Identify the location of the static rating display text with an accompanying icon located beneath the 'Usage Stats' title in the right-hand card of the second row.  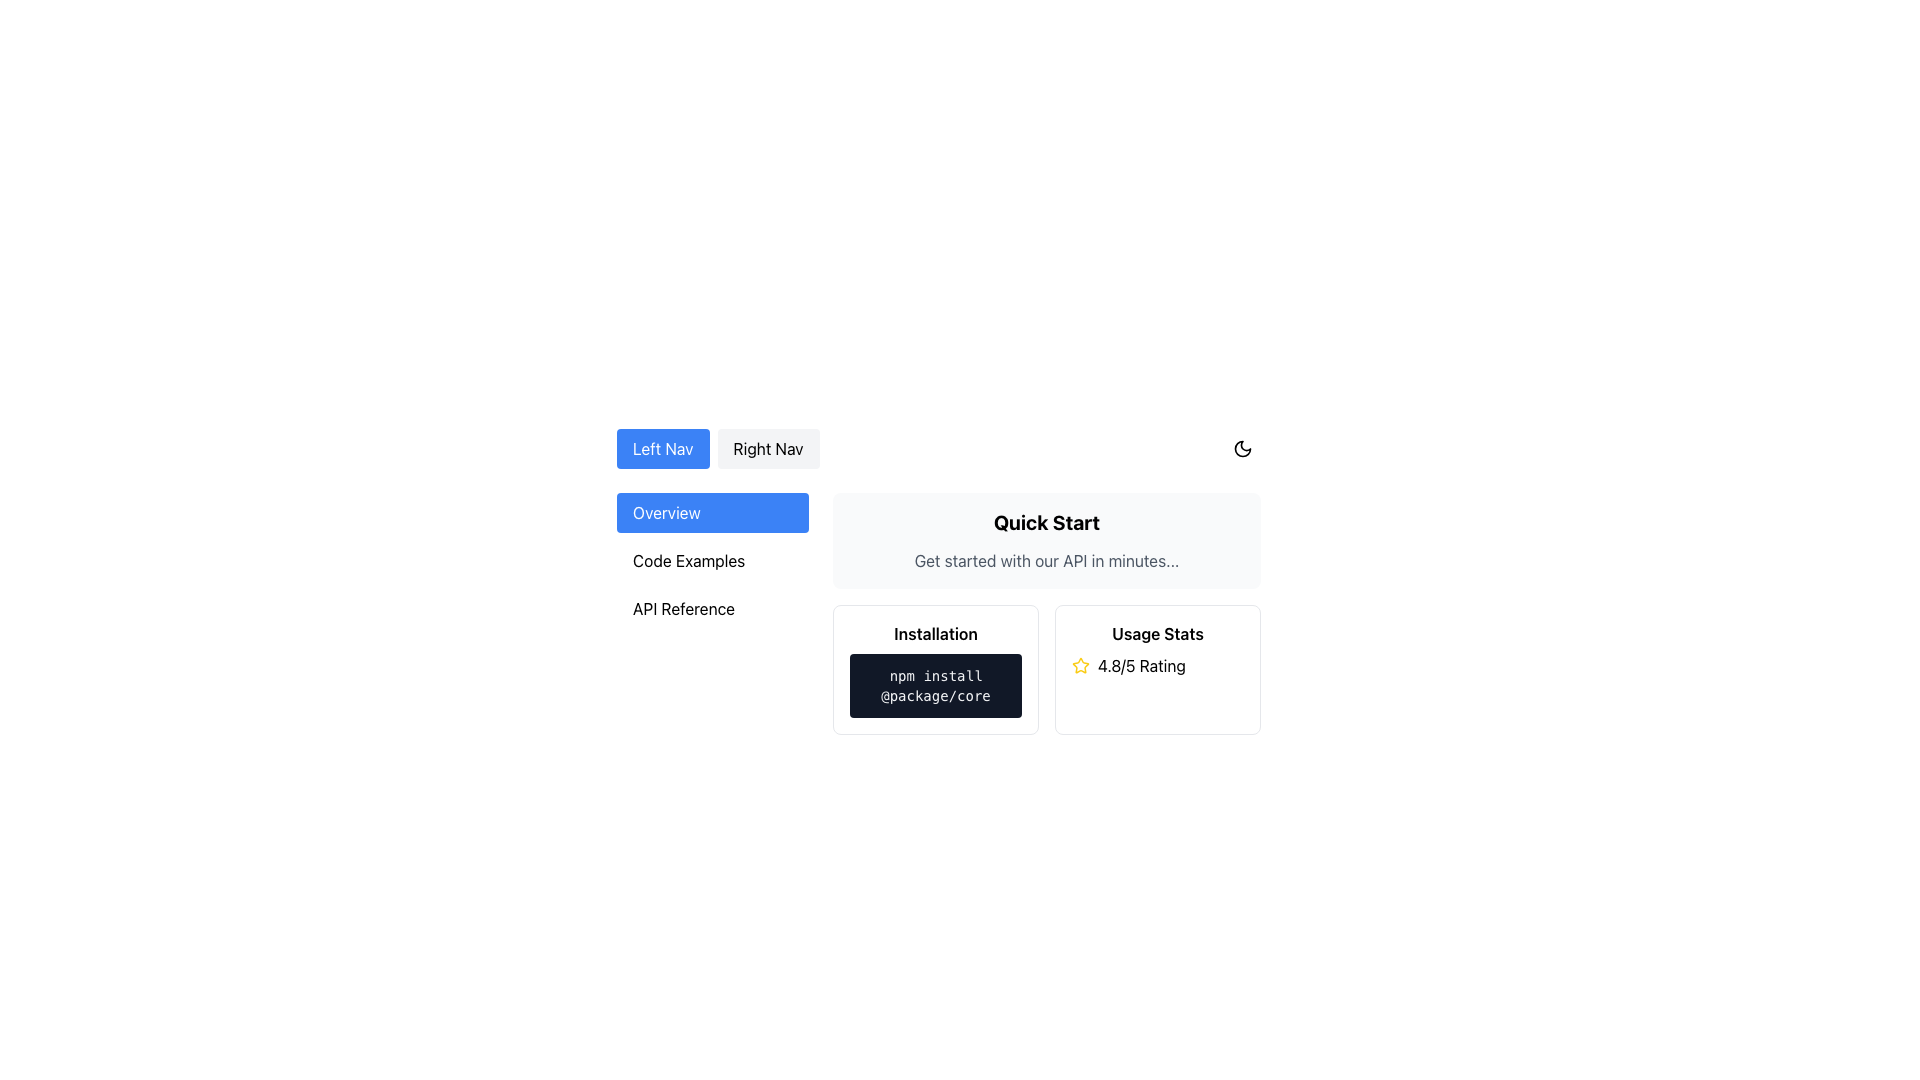
(1157, 666).